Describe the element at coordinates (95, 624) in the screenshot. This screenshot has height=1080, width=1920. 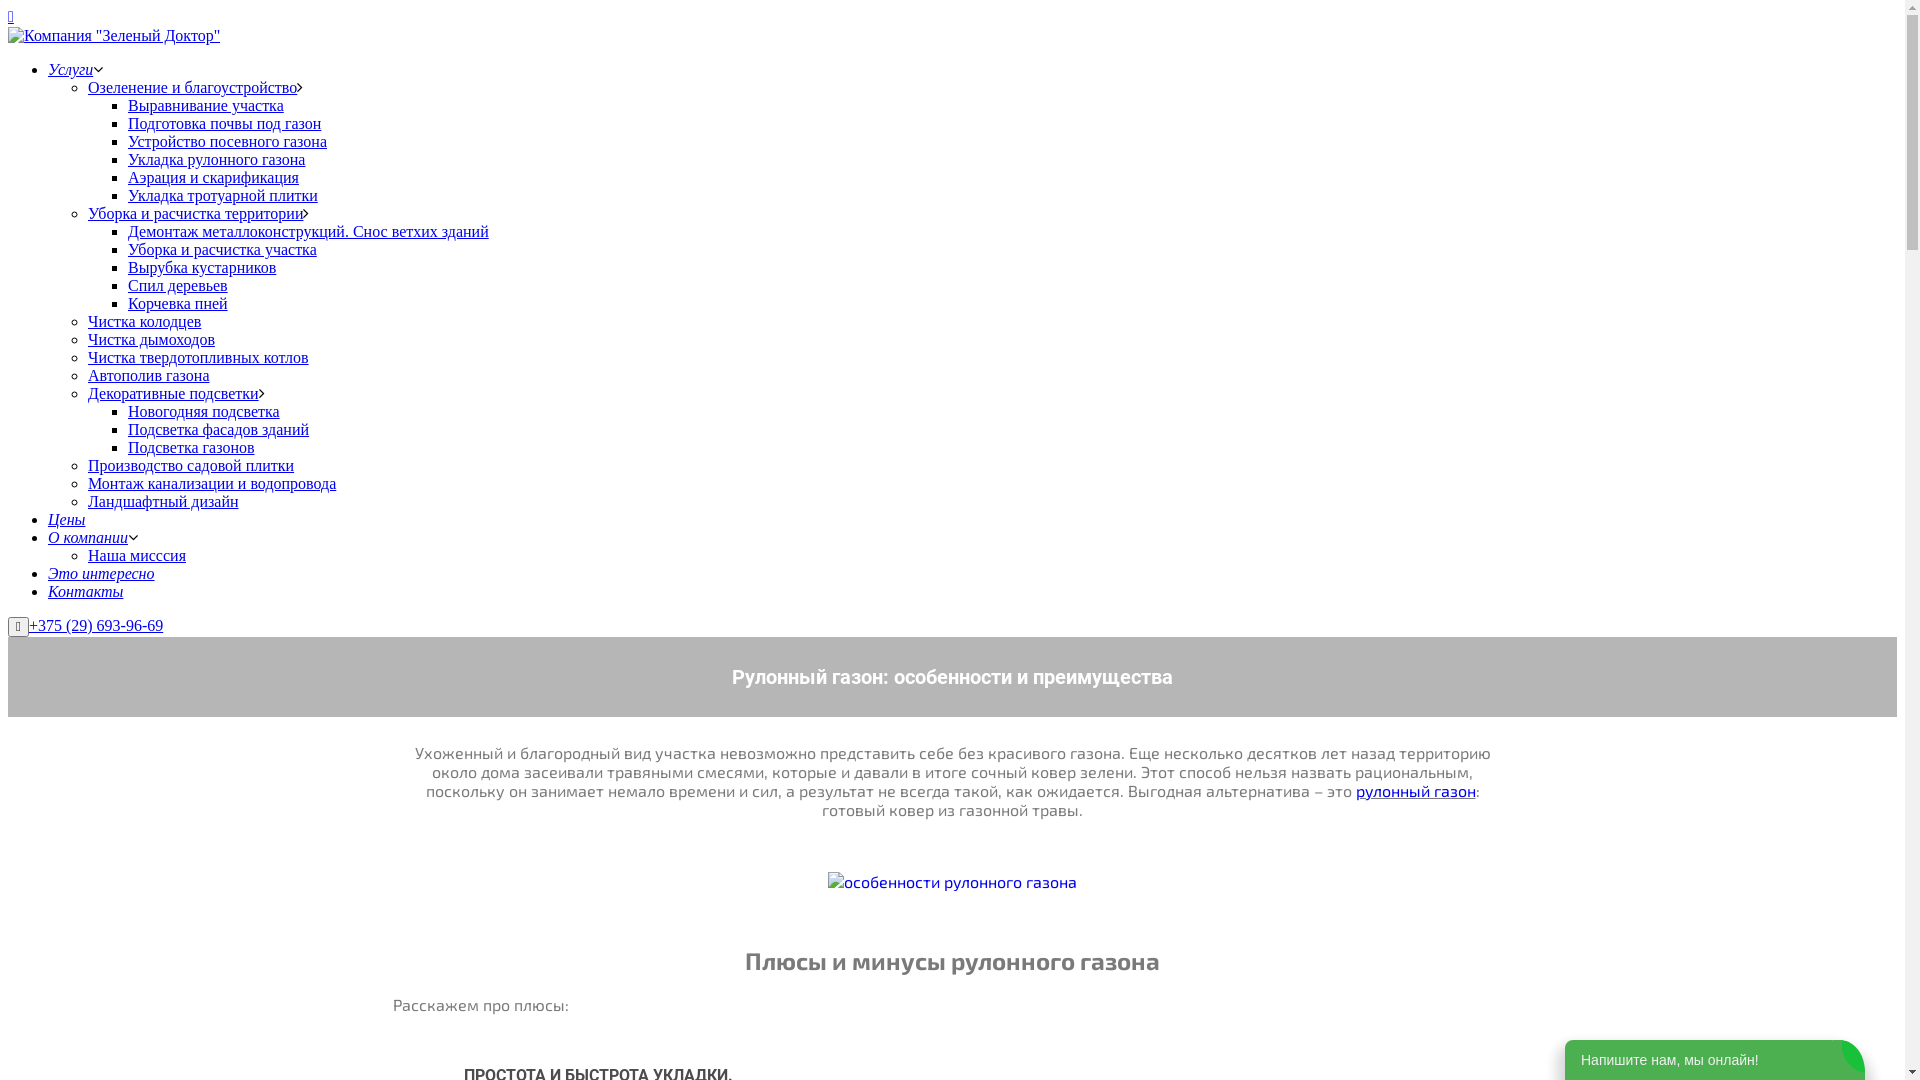
I see `'+375 (29) 693-96-69'` at that location.